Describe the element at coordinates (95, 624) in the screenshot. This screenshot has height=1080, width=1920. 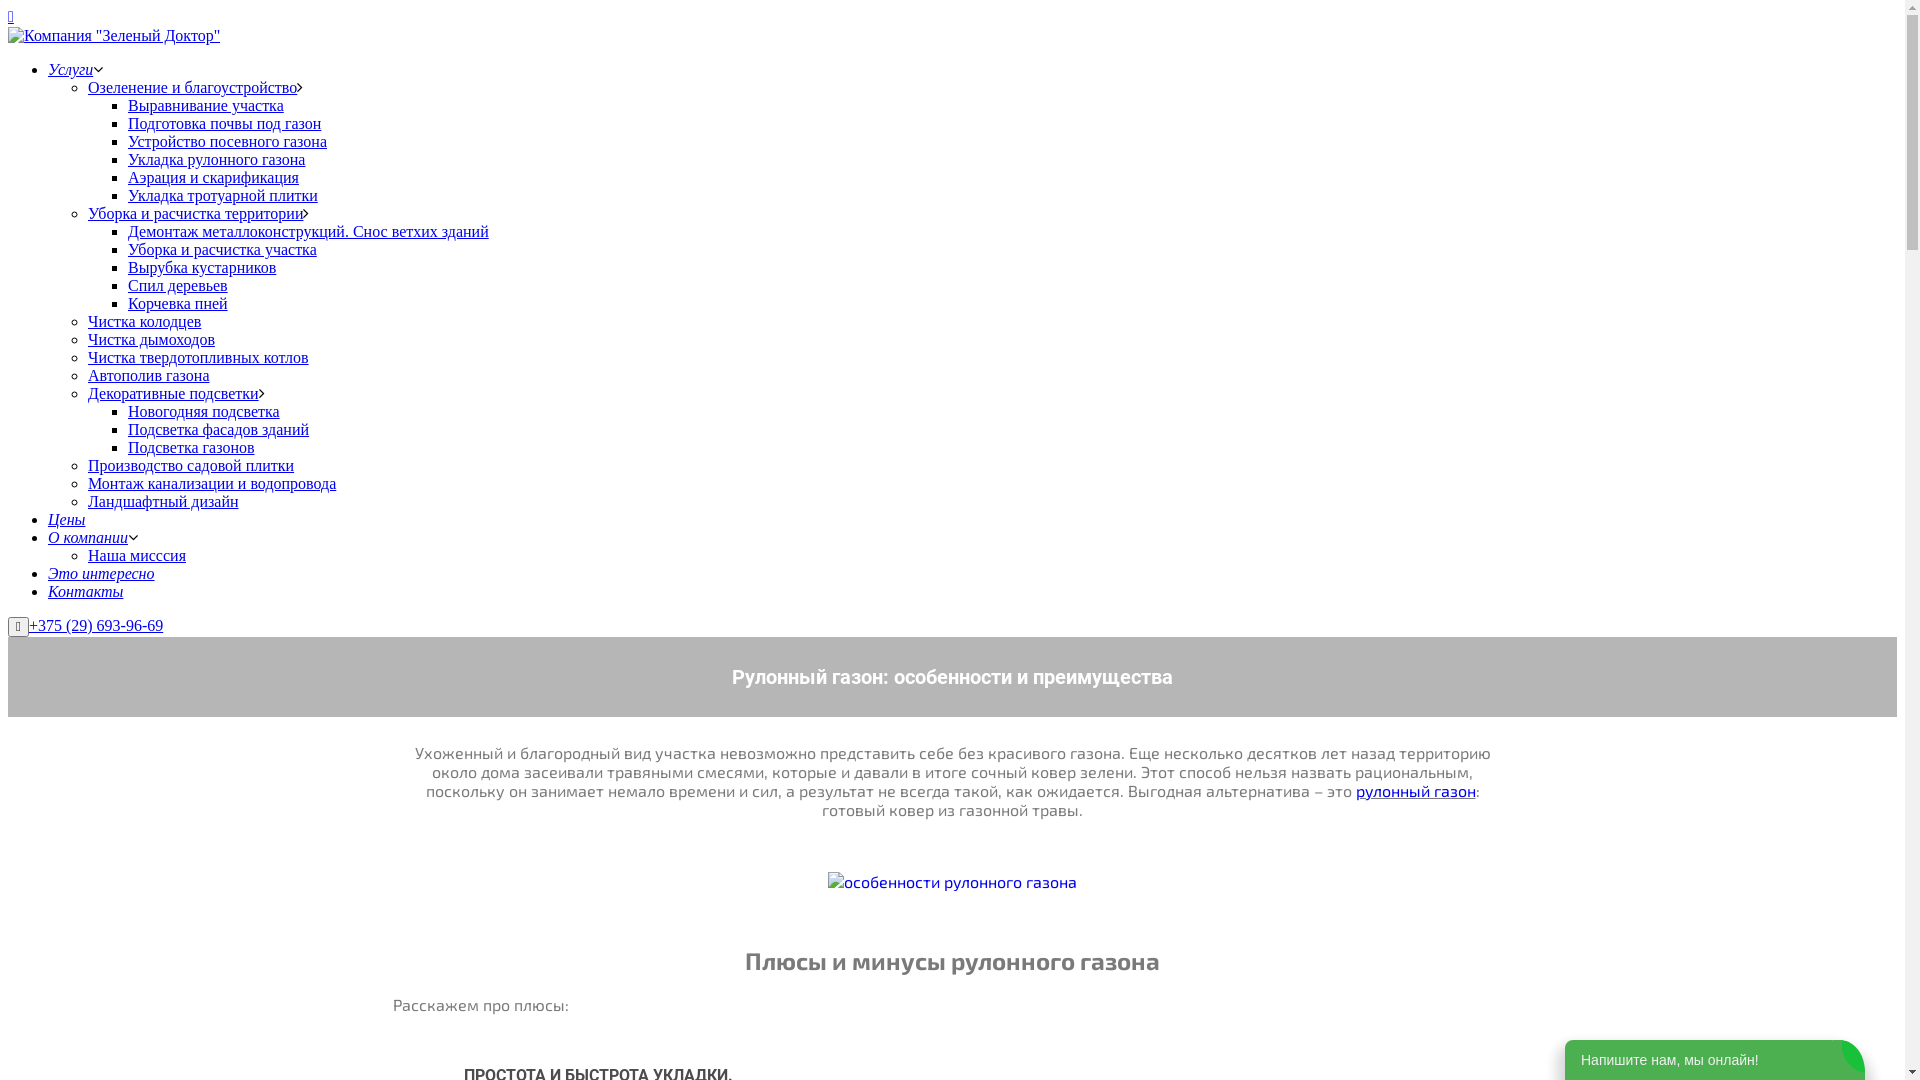
I see `'+375 (29) 693-96-69'` at that location.